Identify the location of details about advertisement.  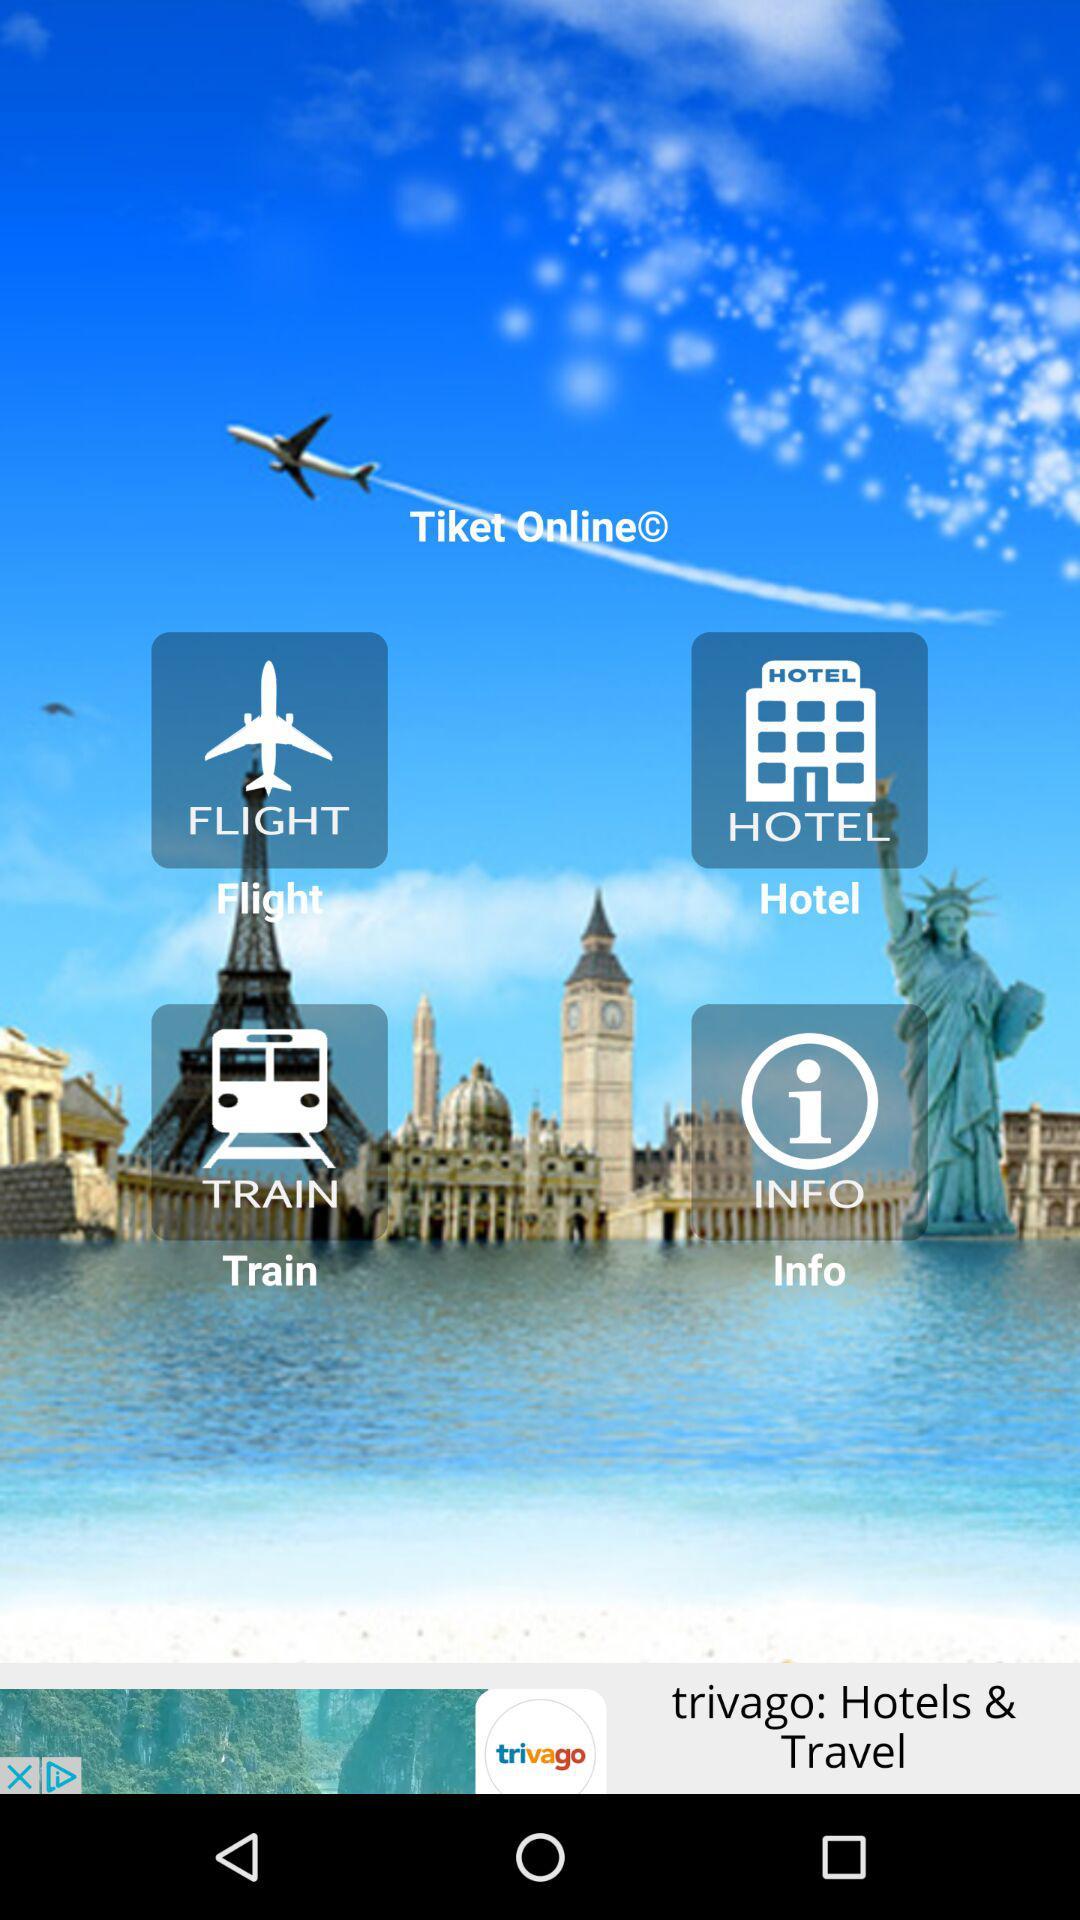
(540, 1727).